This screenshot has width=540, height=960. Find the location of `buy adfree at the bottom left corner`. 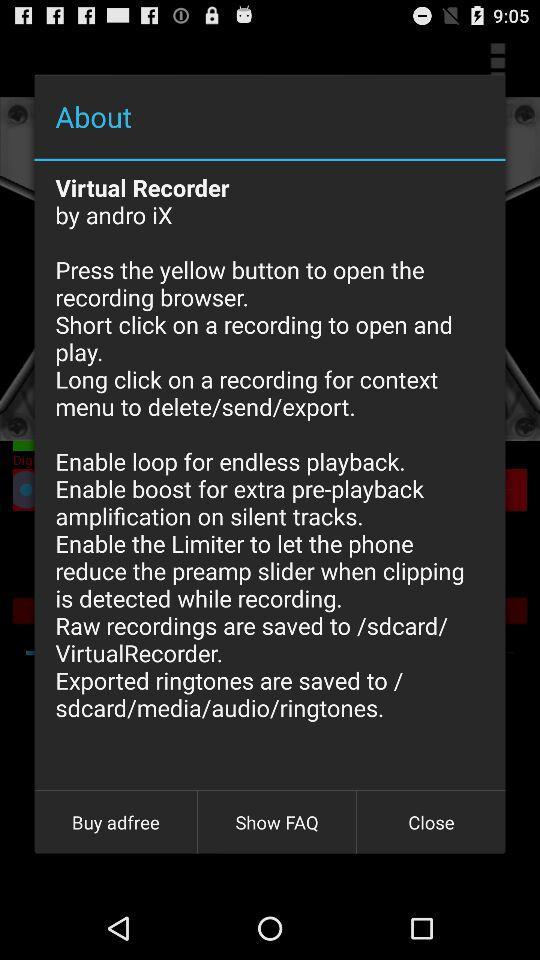

buy adfree at the bottom left corner is located at coordinates (115, 822).